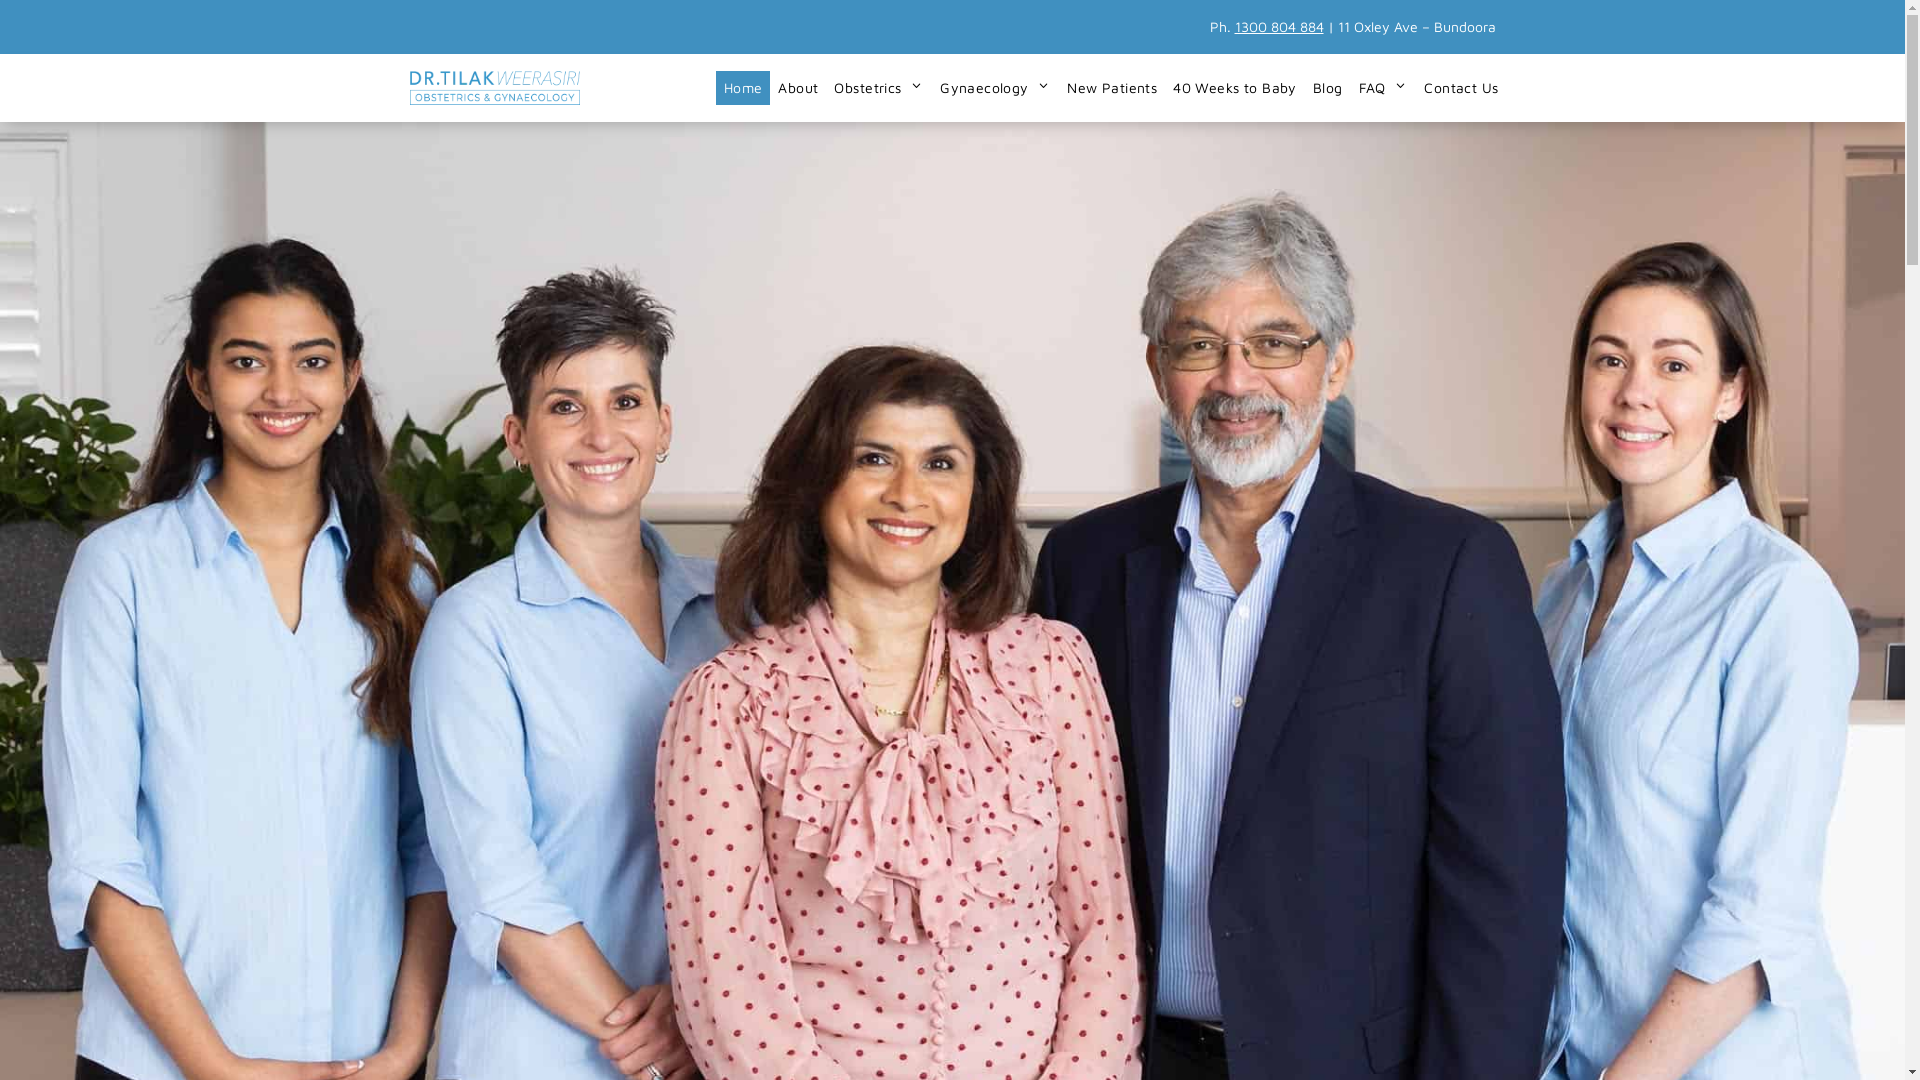  I want to click on 'New Patients', so click(1111, 86).